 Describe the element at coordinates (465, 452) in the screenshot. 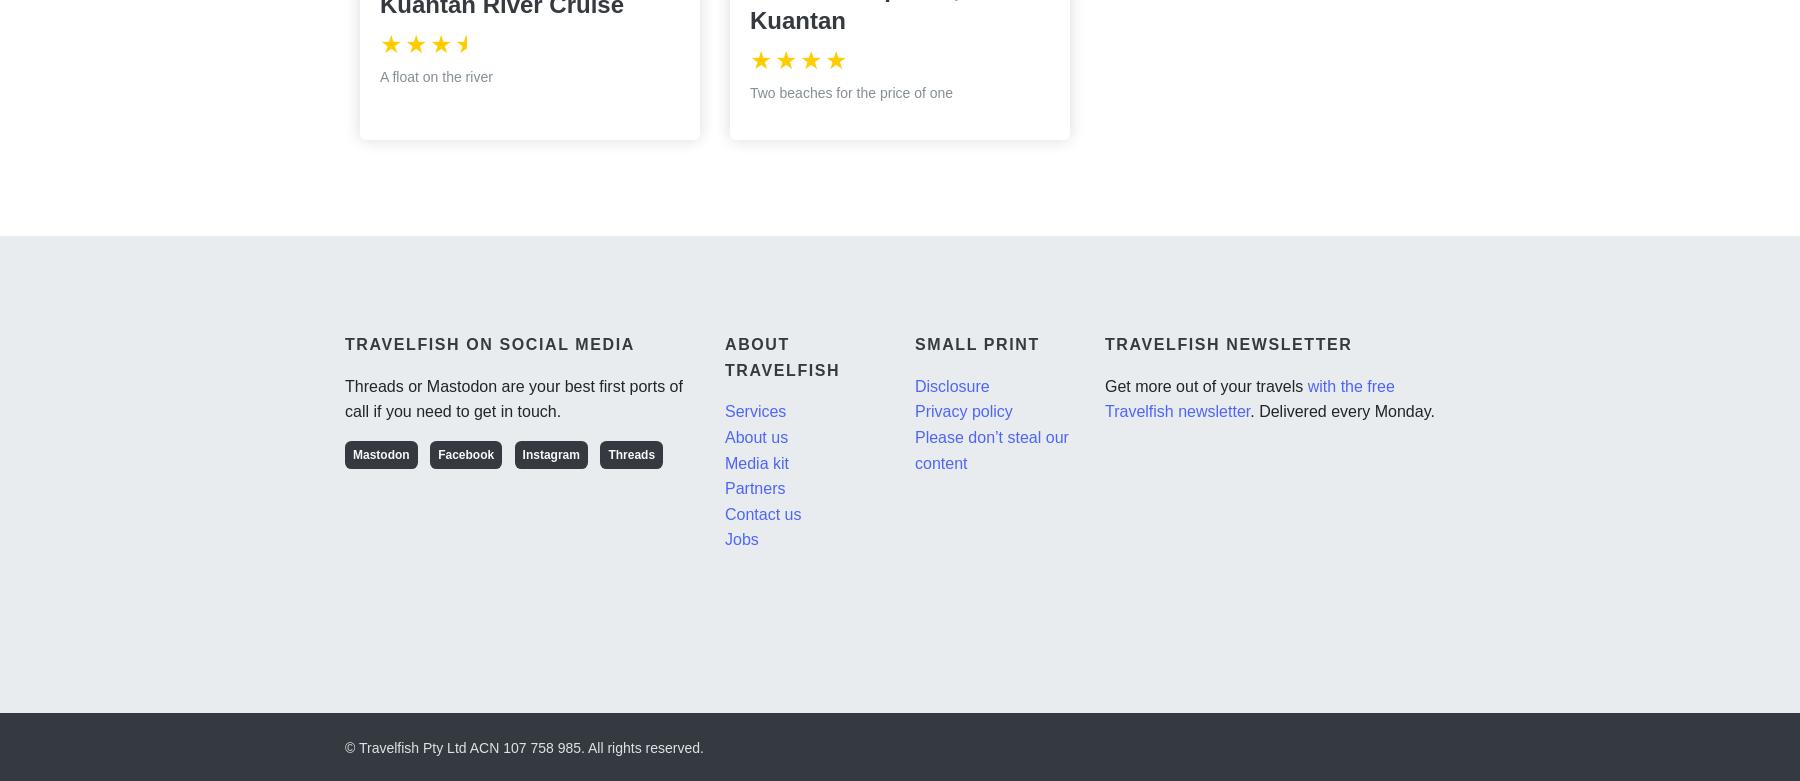

I see `'Facebook'` at that location.